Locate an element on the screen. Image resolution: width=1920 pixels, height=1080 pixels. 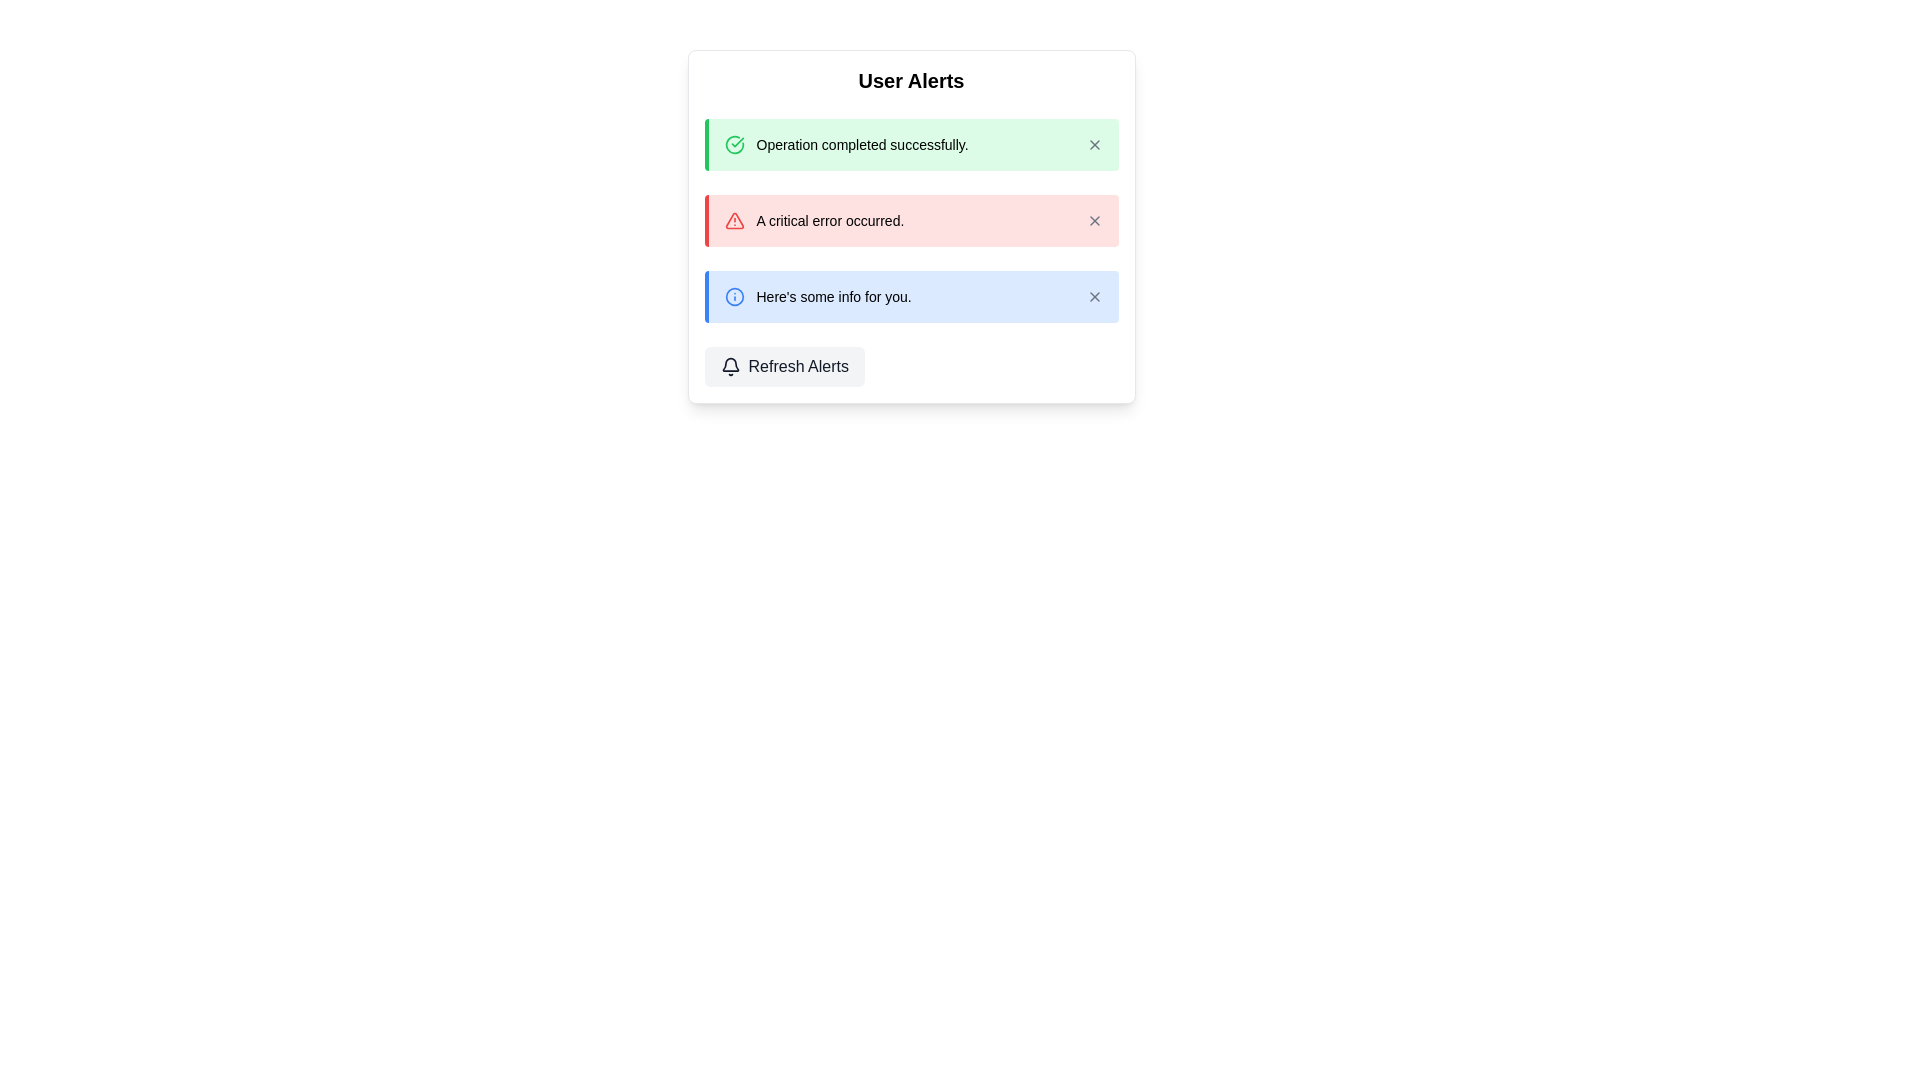
text of the warning message label, which is the second item in a vertically stacked list of notification messages, positioned to the right of the red warning triangle icon is located at coordinates (814, 220).